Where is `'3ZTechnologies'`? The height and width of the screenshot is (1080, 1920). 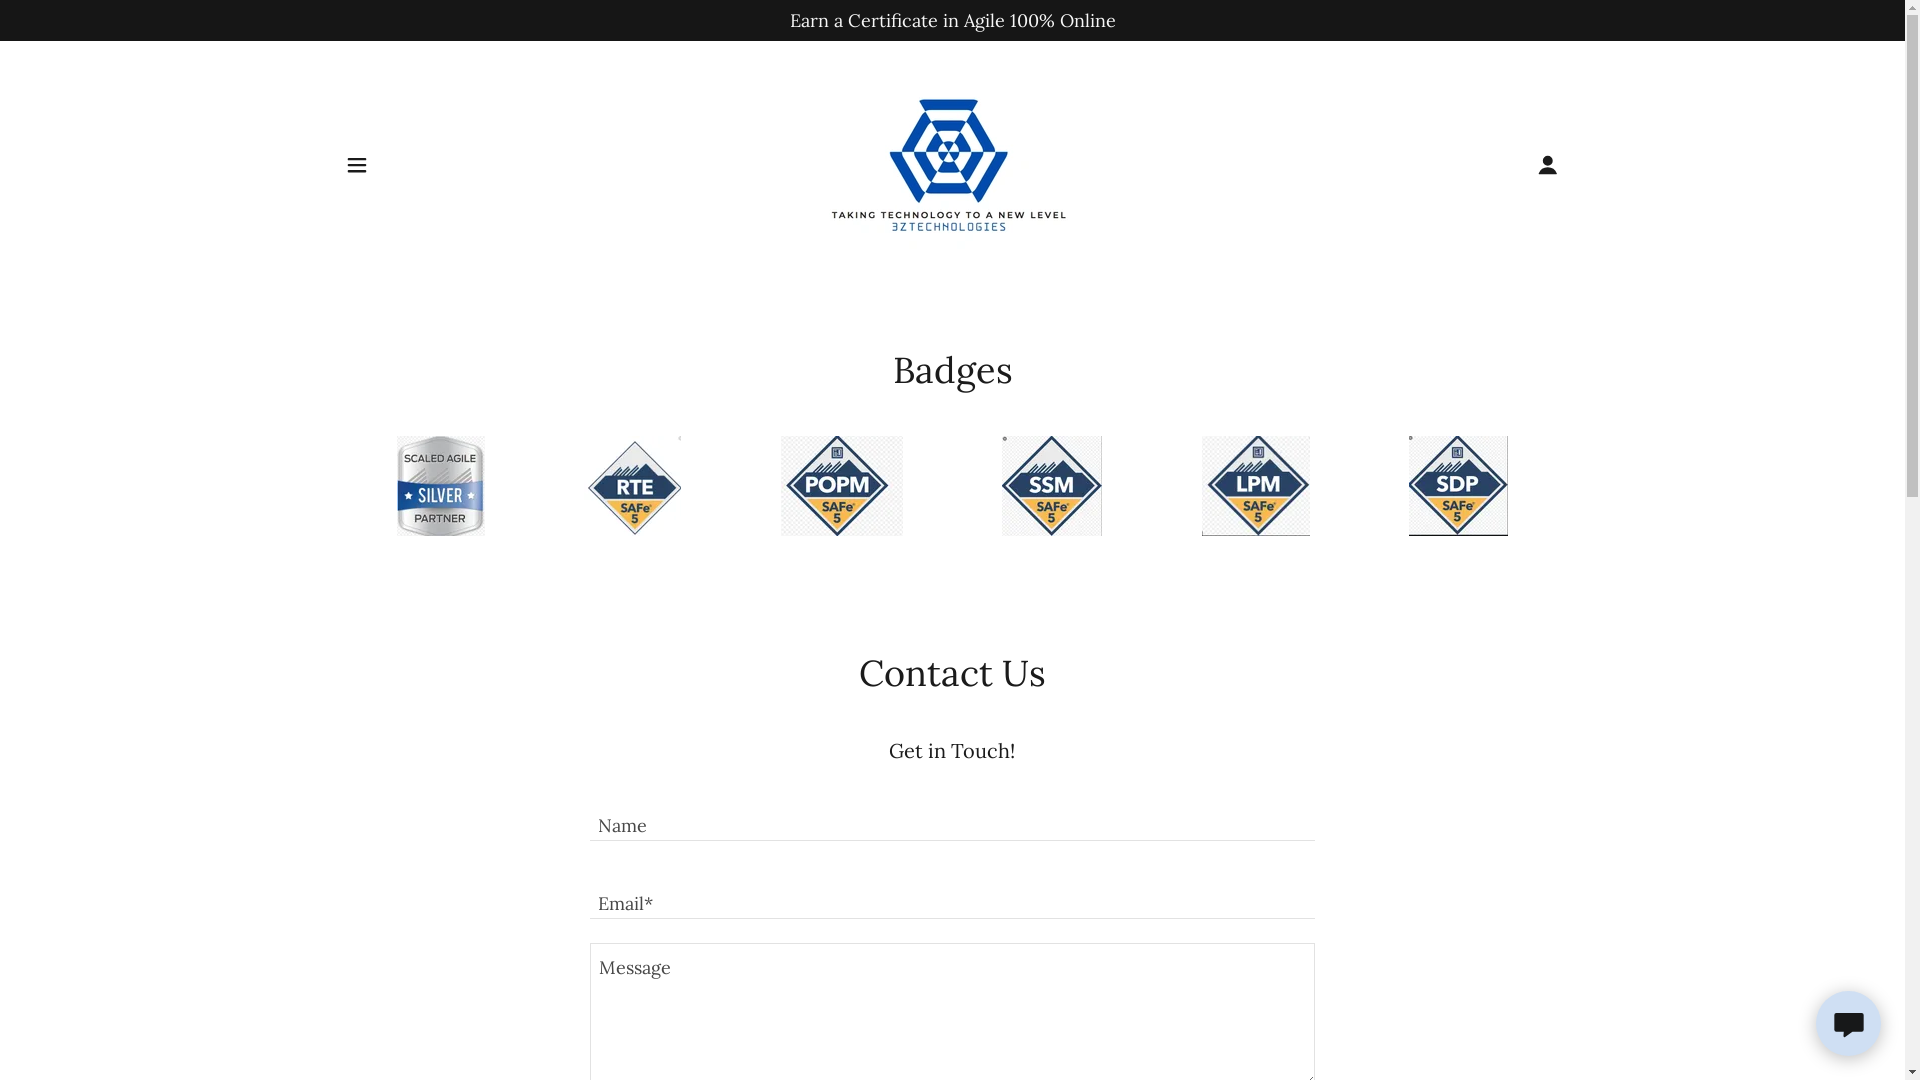 '3ZTechnologies' is located at coordinates (951, 162).